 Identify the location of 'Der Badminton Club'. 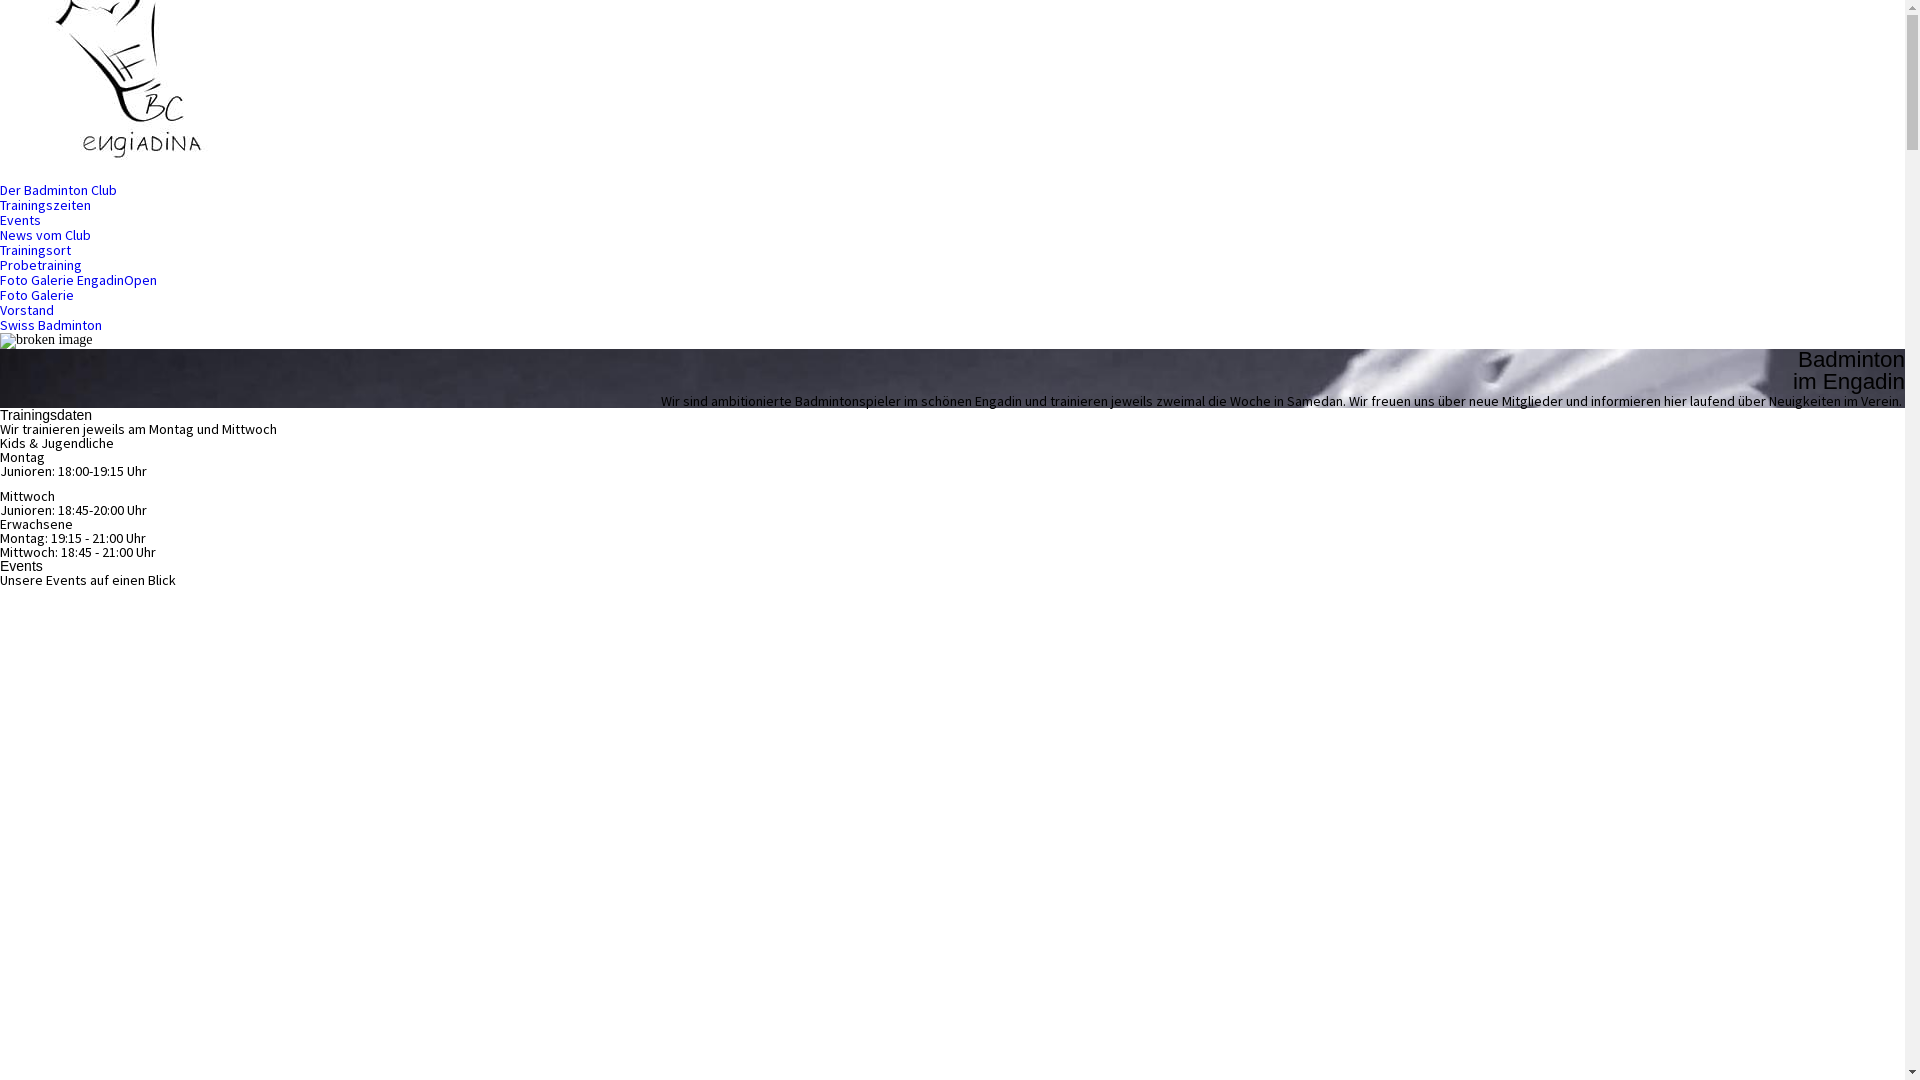
(0, 190).